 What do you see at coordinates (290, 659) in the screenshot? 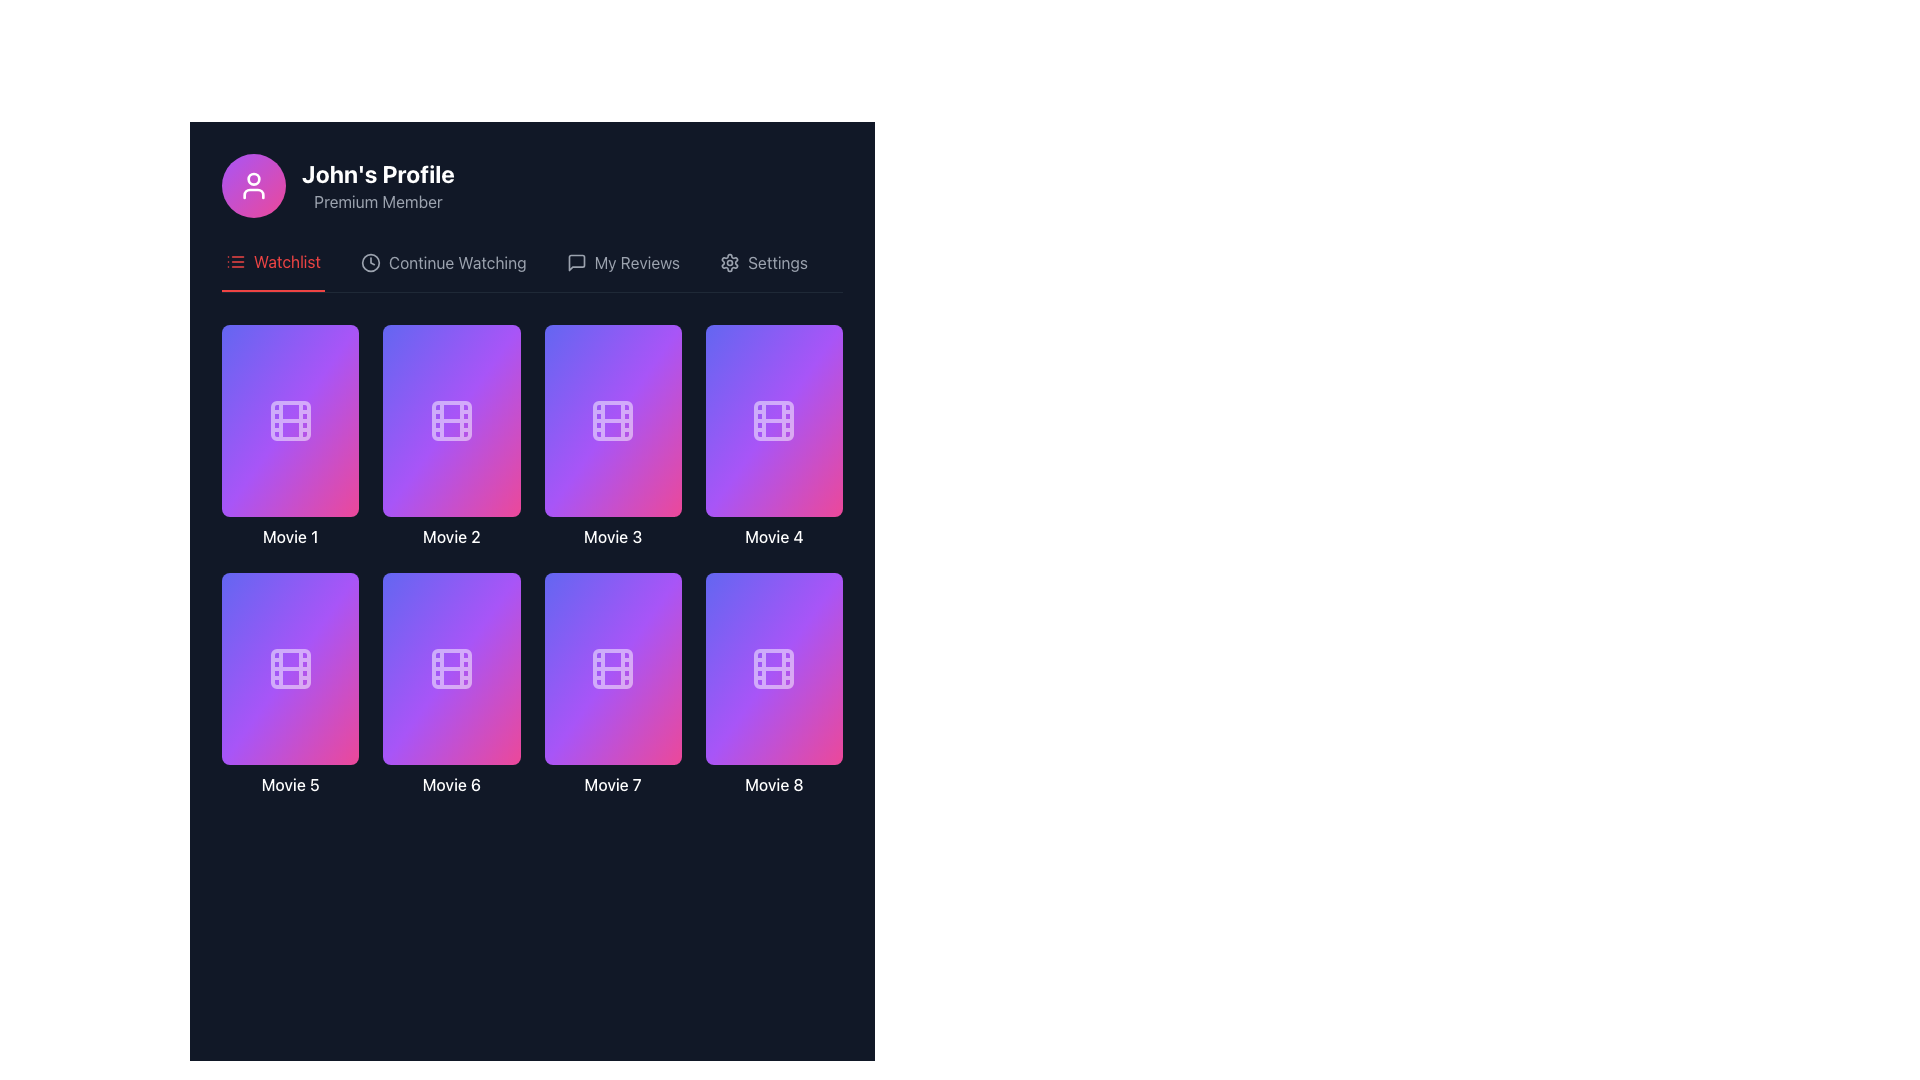
I see `the triangular play icon located in the 'Movie 5' card, which is in the second row and first column of the grid` at bounding box center [290, 659].